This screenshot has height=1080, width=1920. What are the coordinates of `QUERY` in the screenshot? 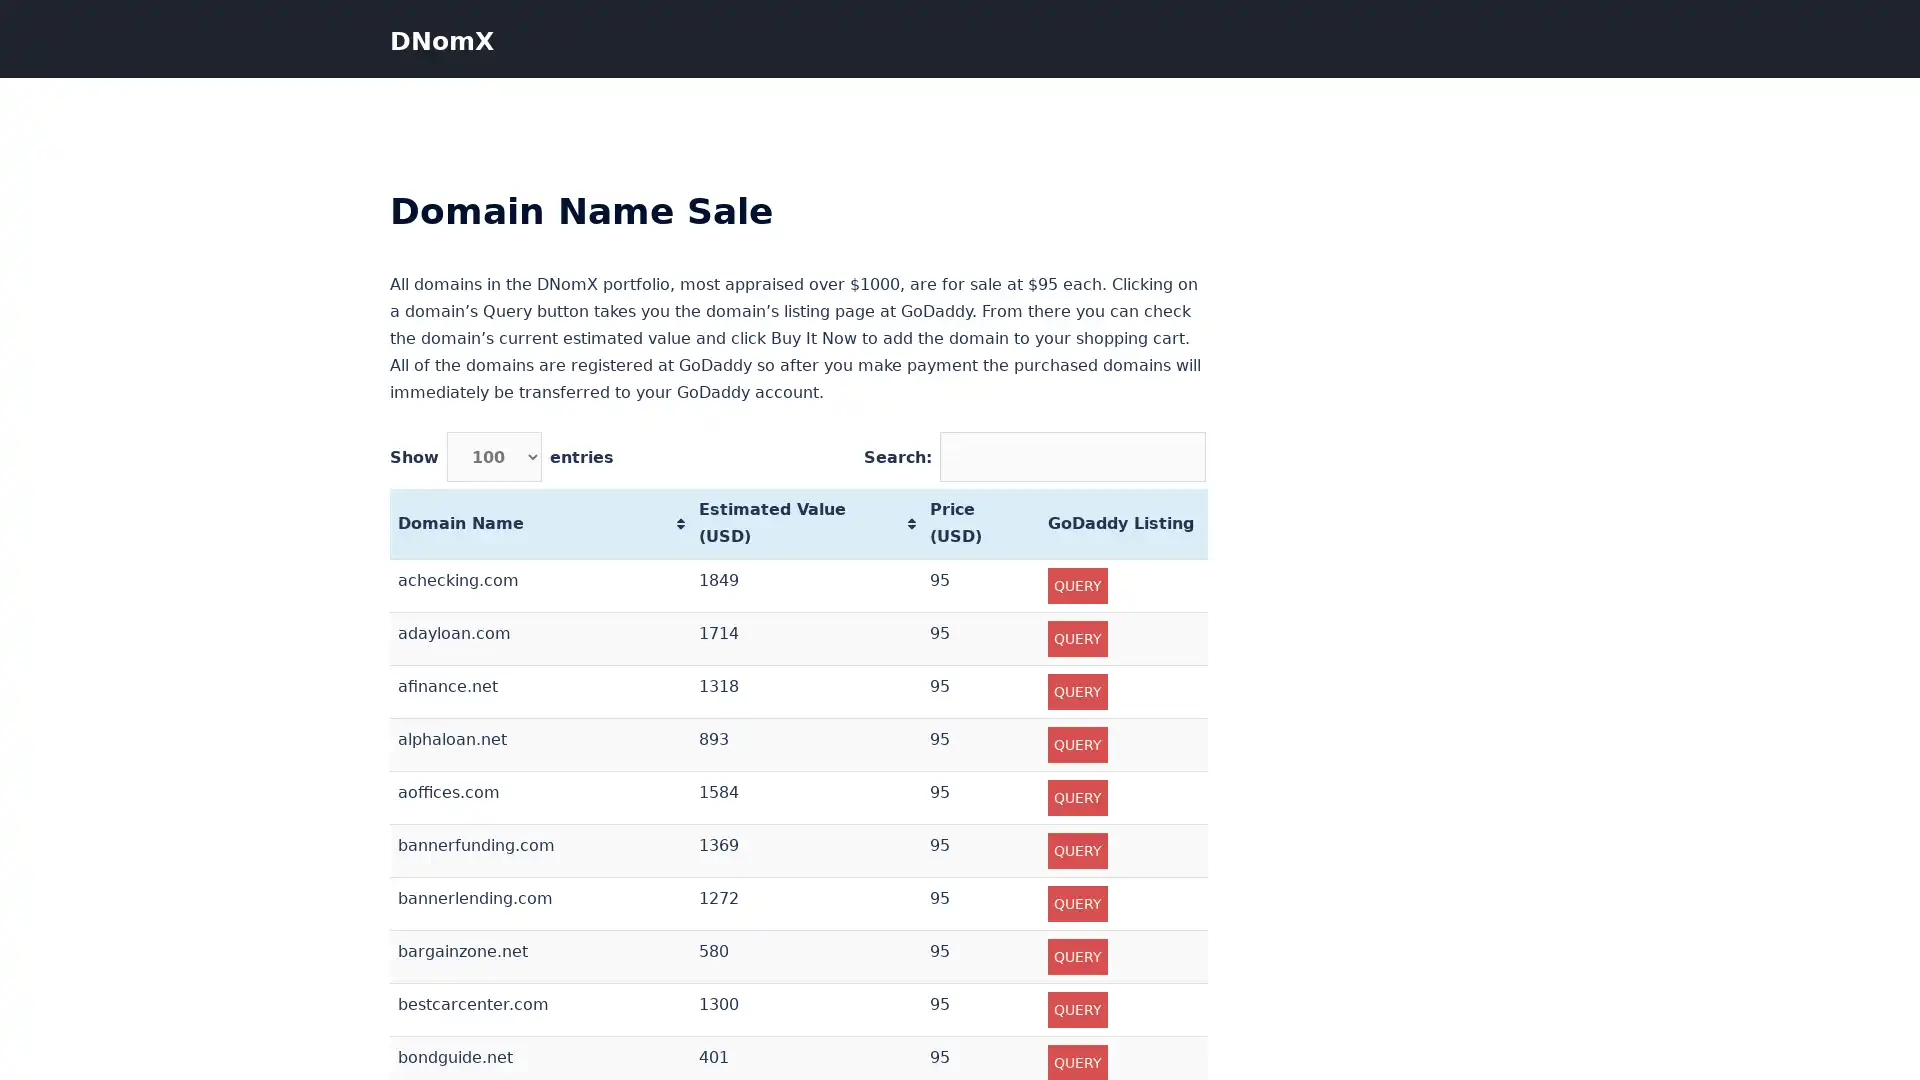 It's located at (1075, 585).